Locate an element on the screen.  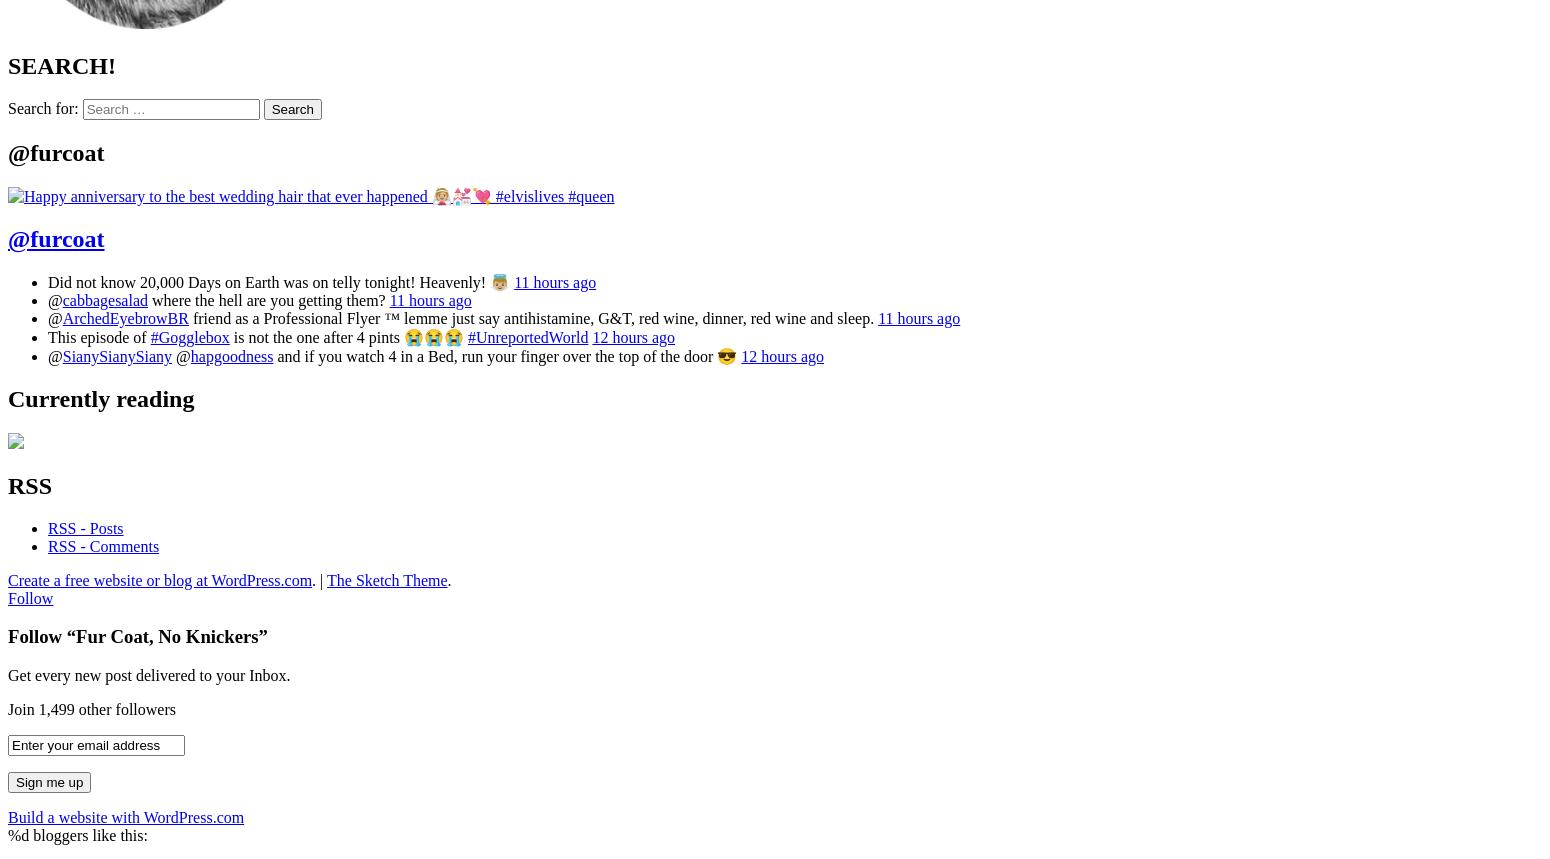
'Build a website with WordPress.com' is located at coordinates (7, 816).